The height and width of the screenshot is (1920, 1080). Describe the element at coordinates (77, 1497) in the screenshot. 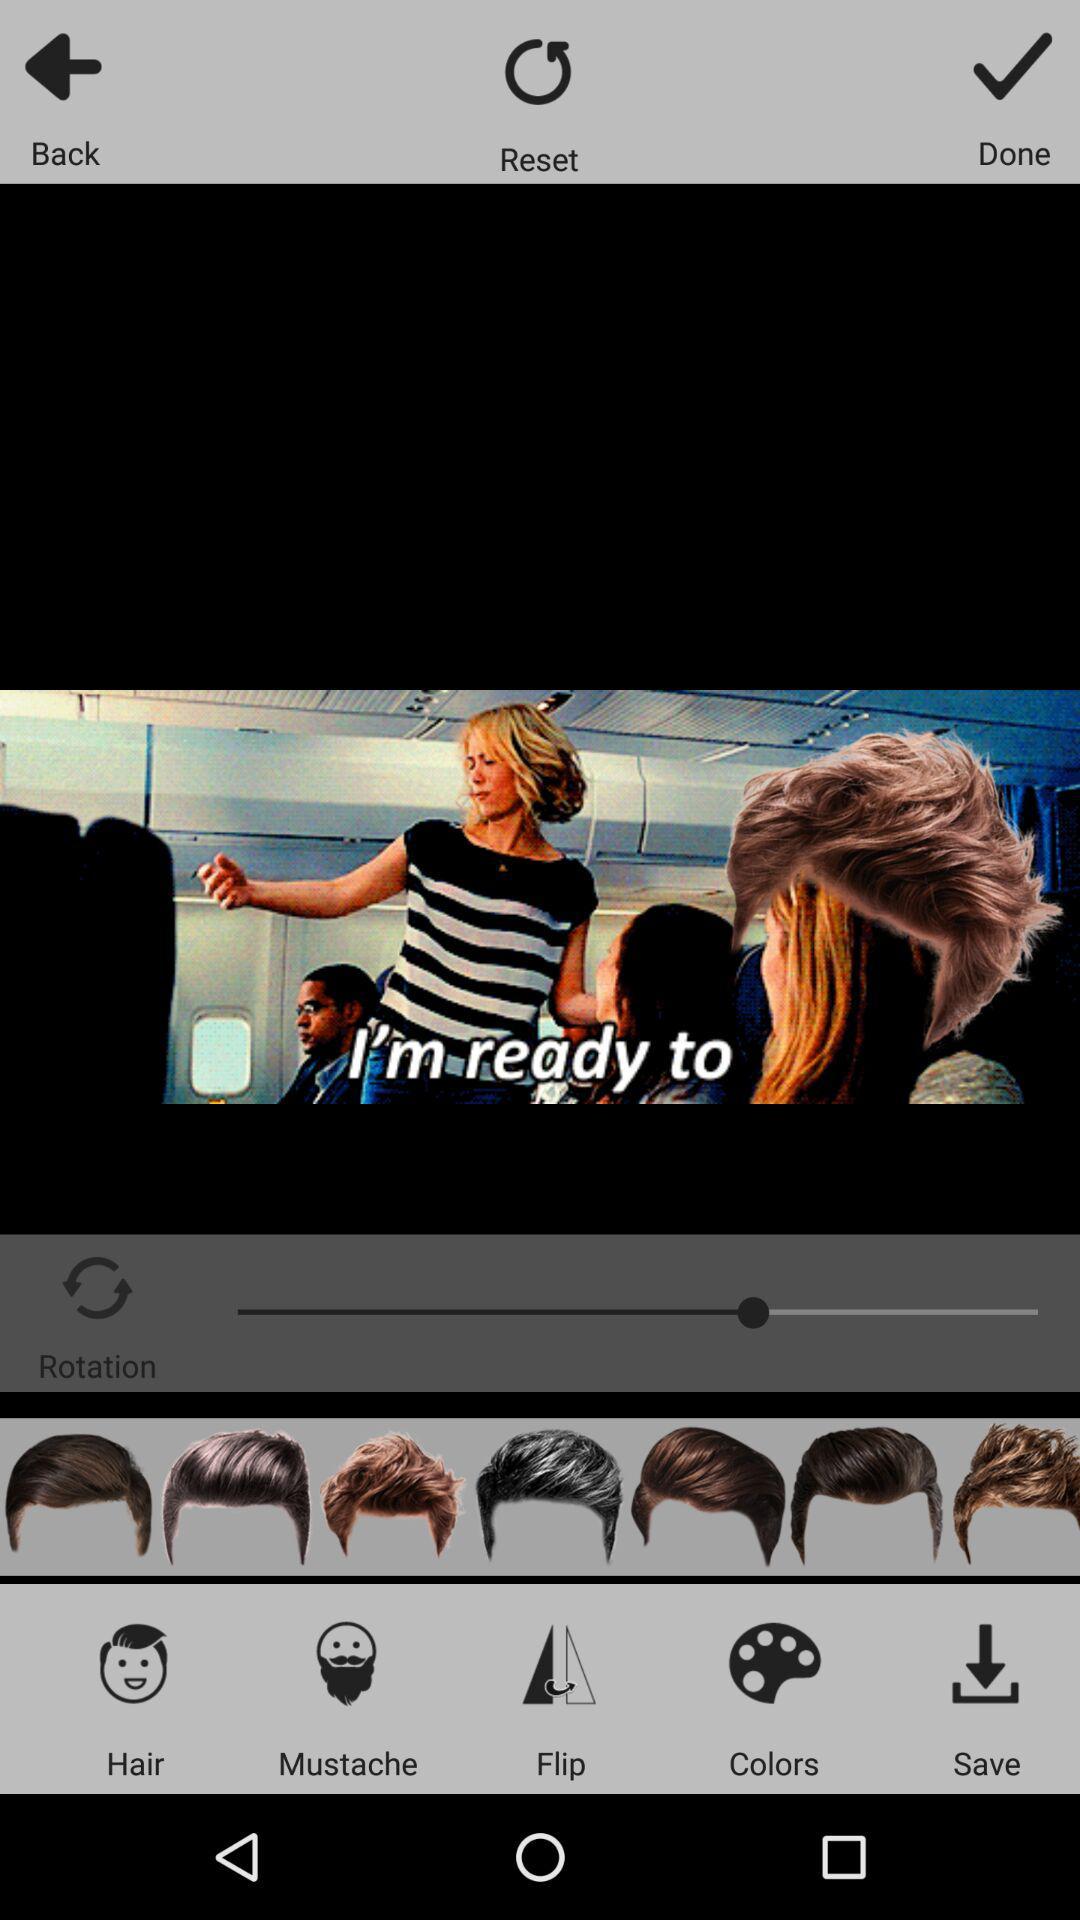

I see `hair option` at that location.